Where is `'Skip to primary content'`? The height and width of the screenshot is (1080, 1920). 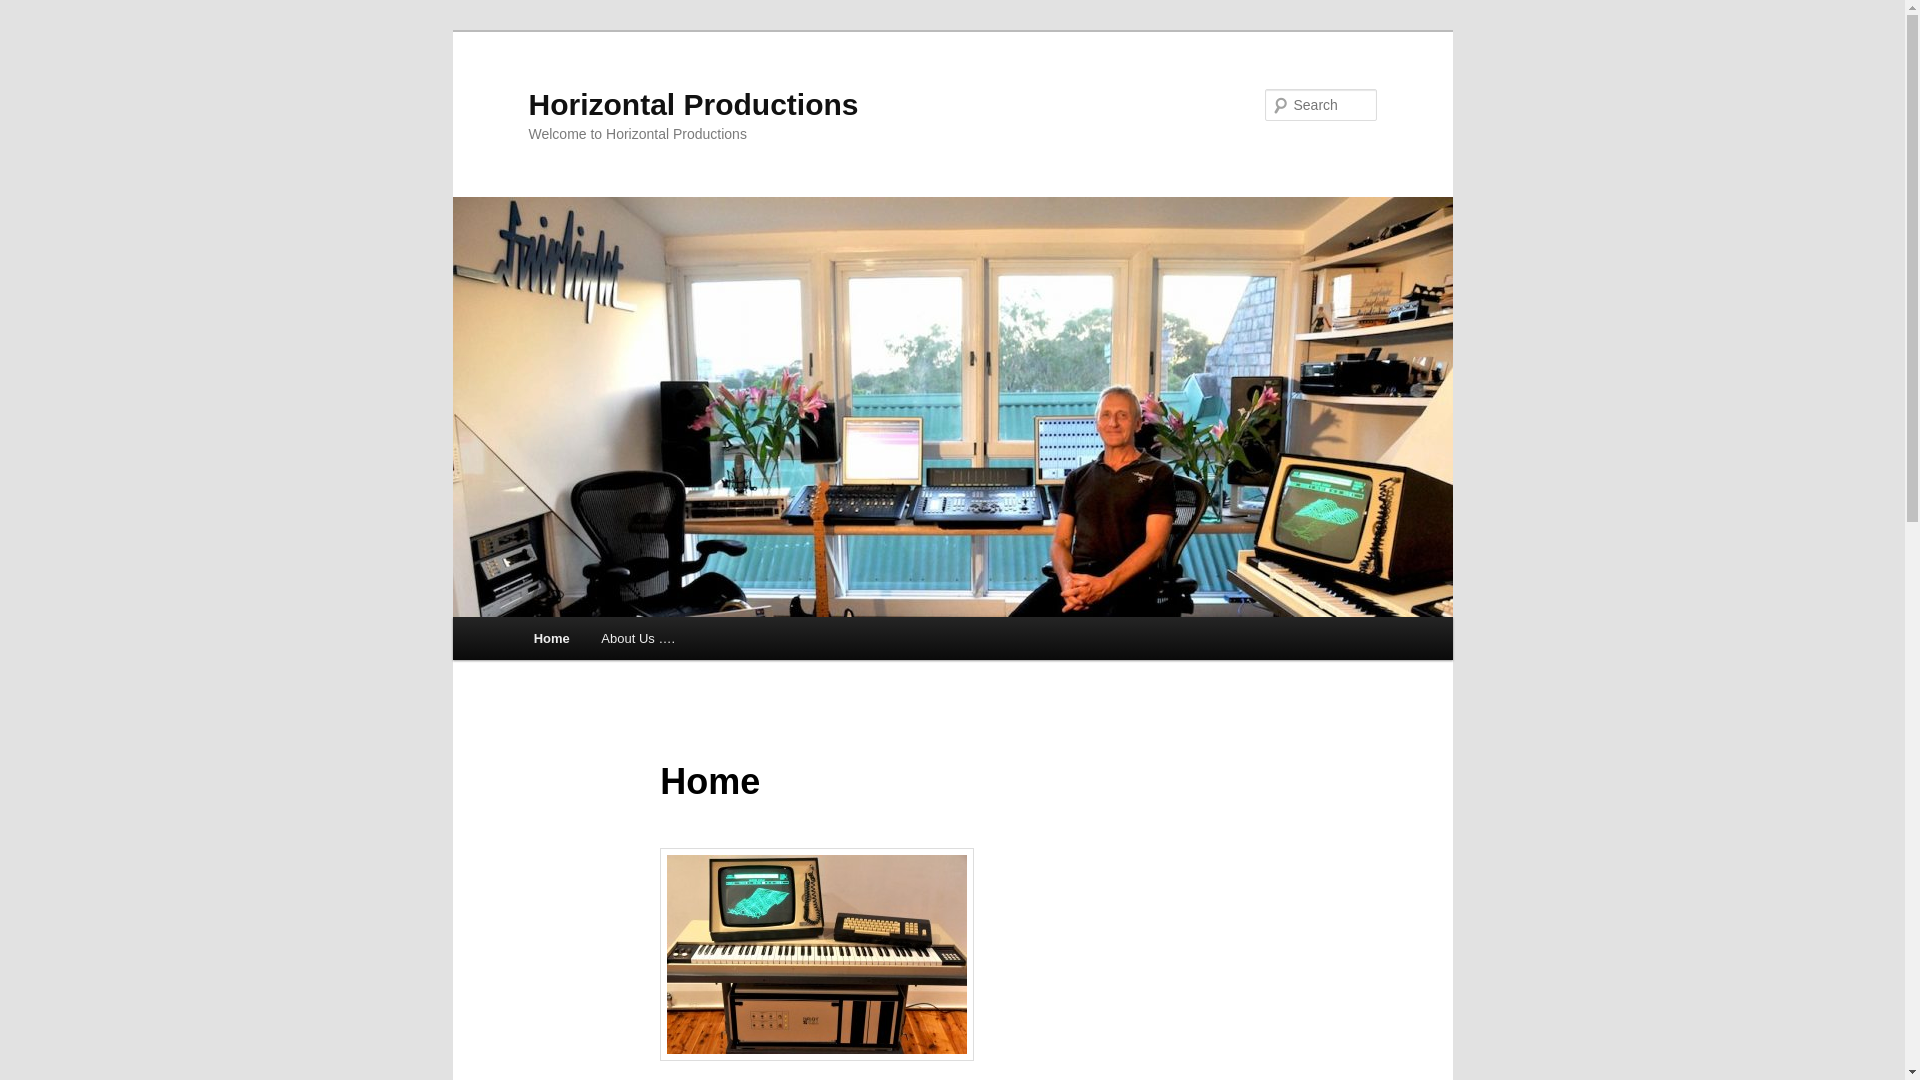
'Skip to primary content' is located at coordinates (622, 641).